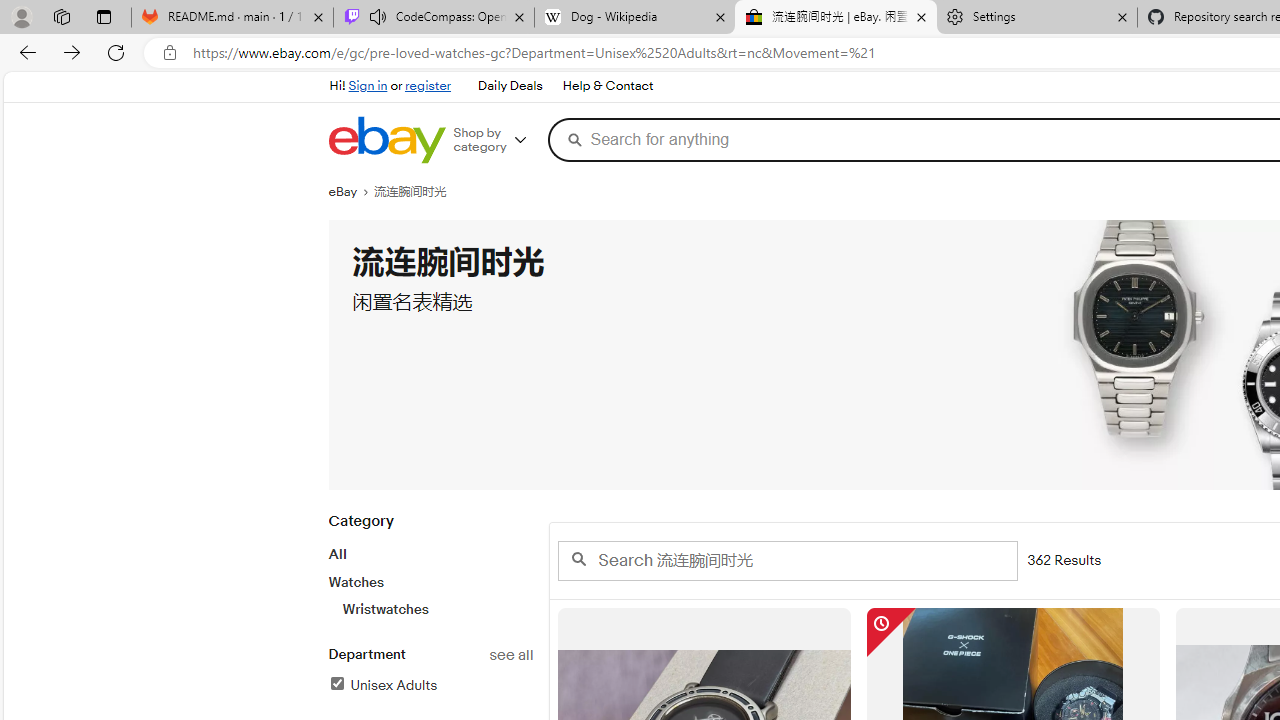 The height and width of the screenshot is (720, 1280). I want to click on 'Daily Deals', so click(510, 86).